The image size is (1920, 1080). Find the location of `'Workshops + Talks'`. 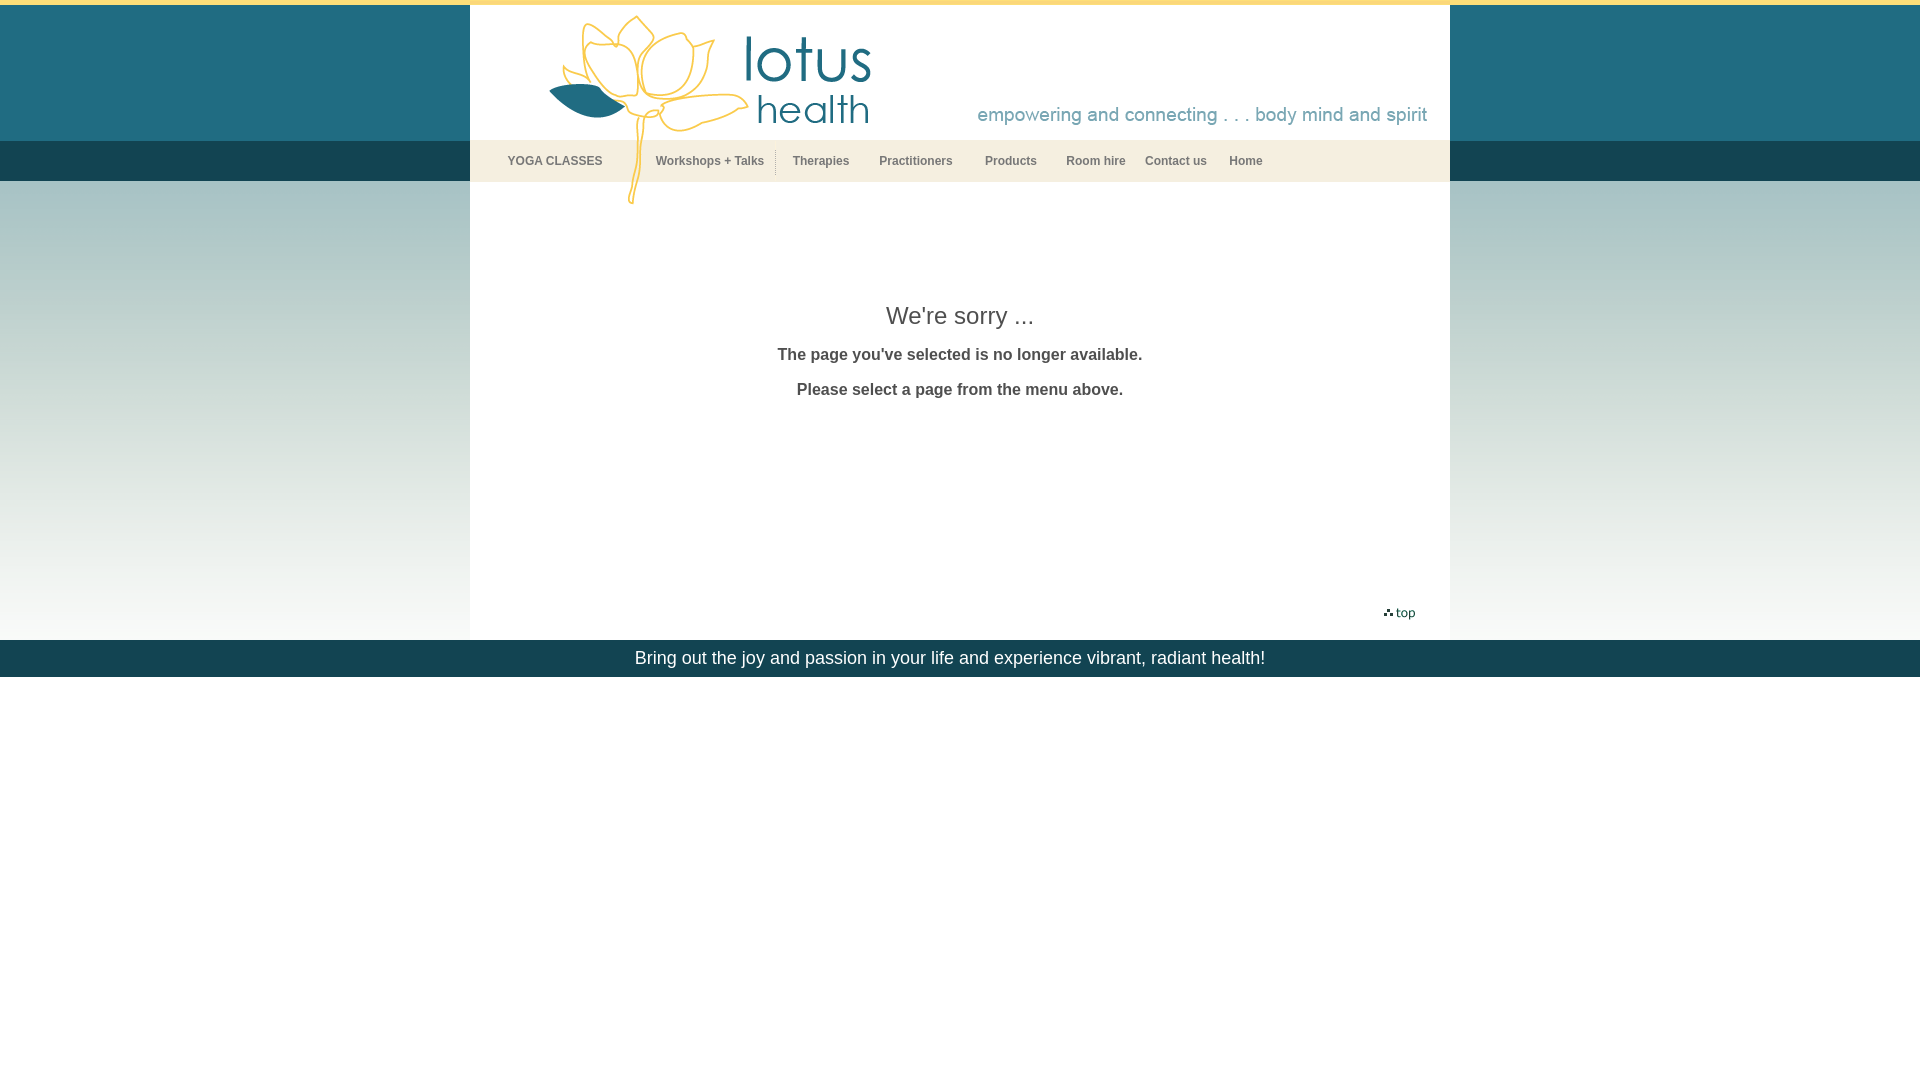

'Workshops + Talks' is located at coordinates (644, 160).